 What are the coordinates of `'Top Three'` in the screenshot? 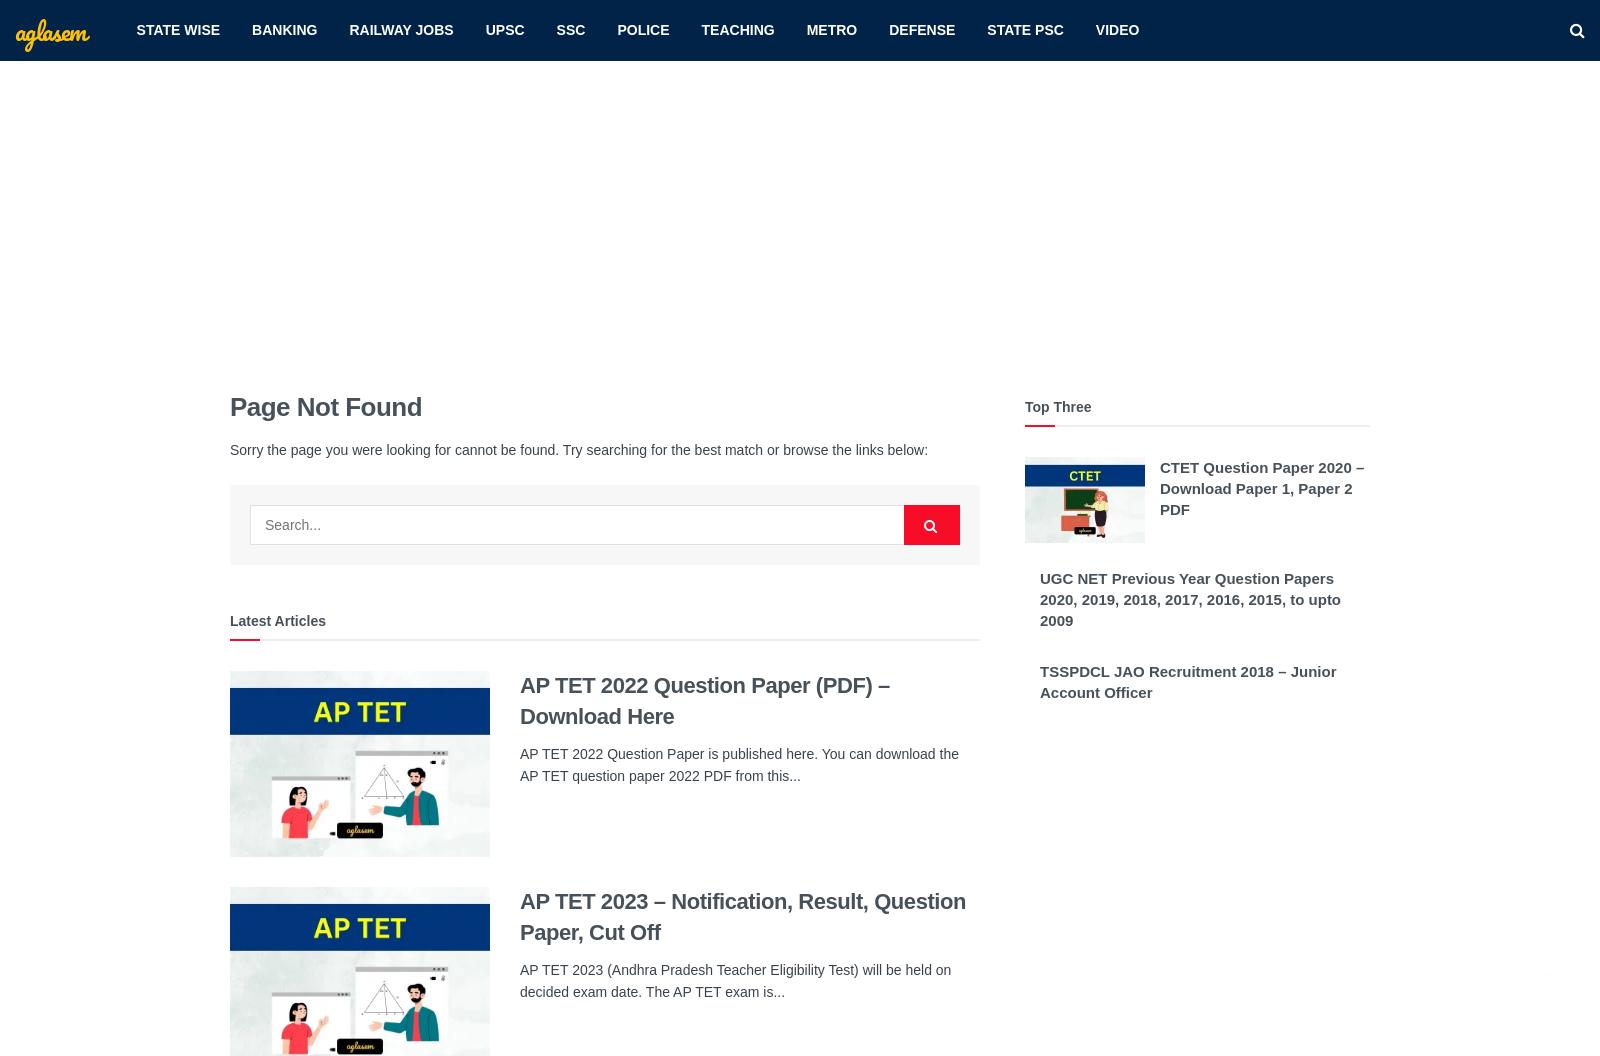 It's located at (1024, 406).